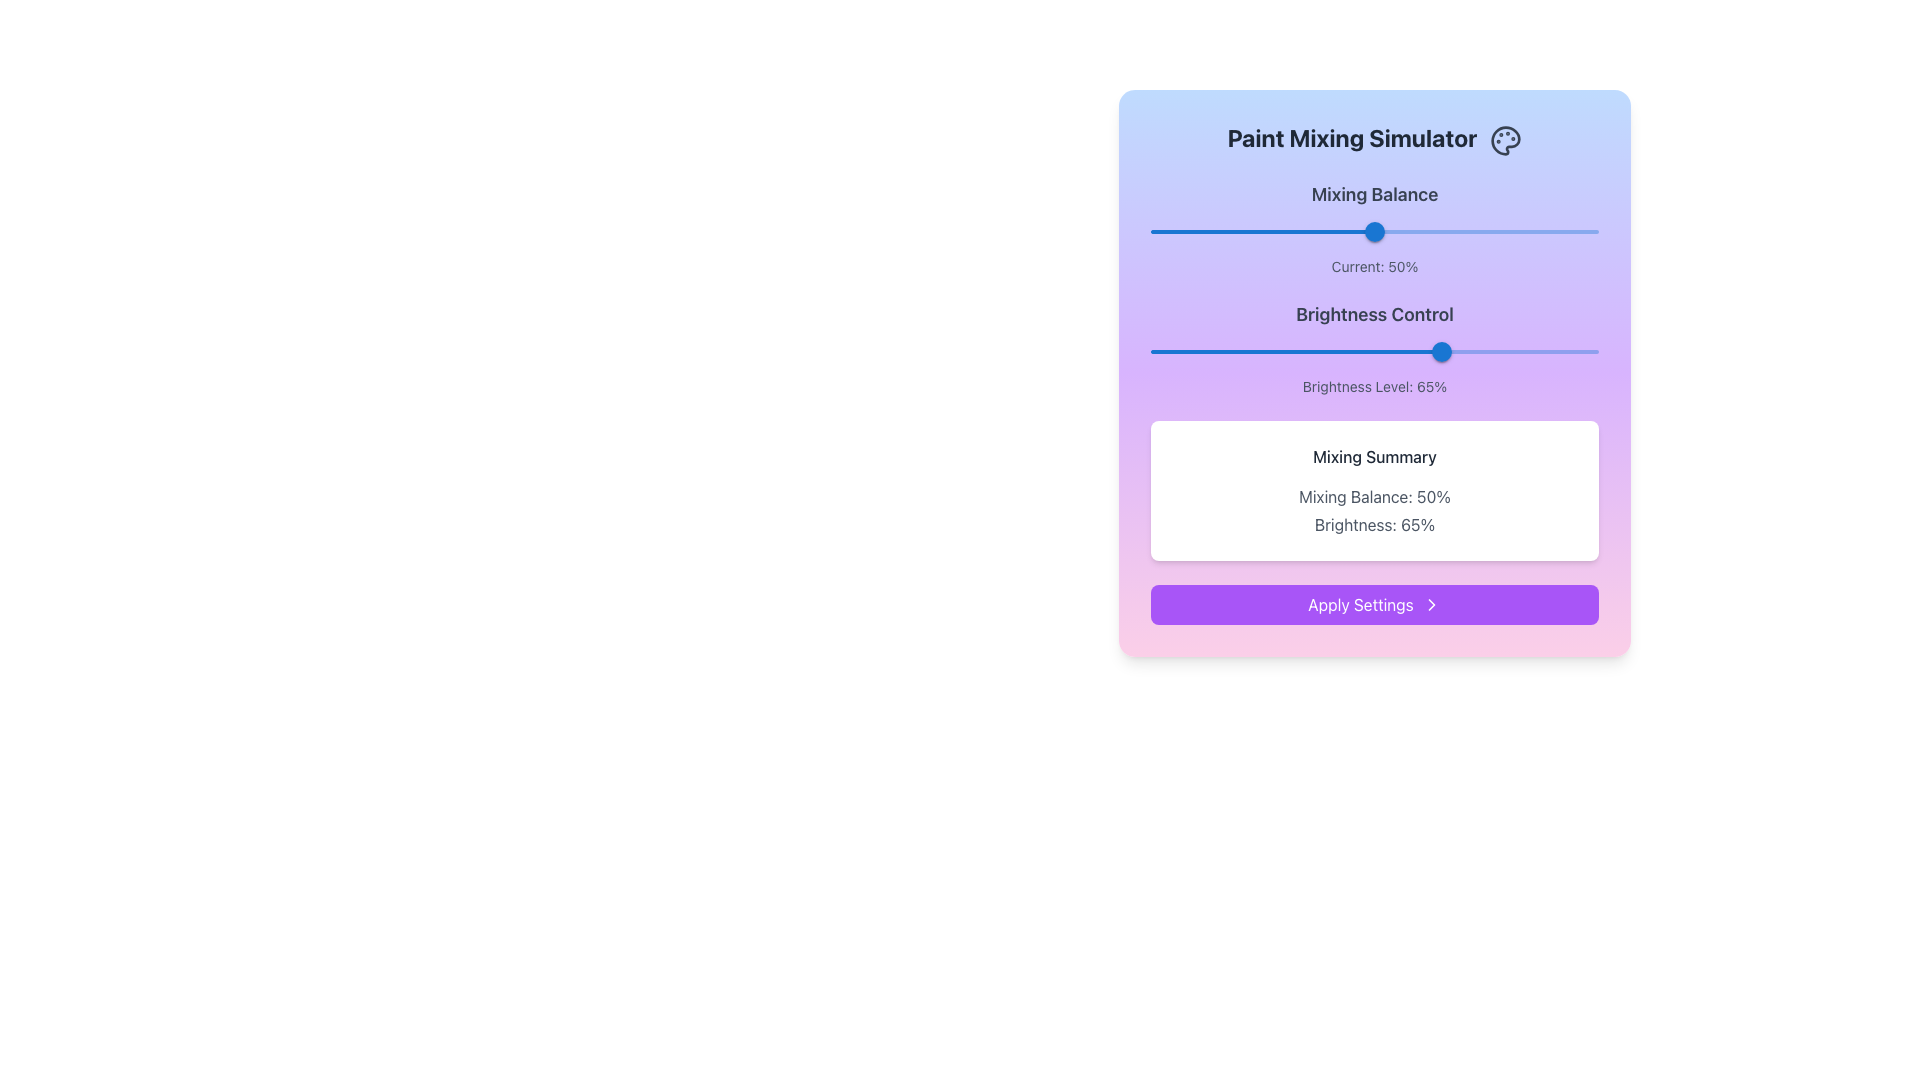  Describe the element at coordinates (1426, 230) in the screenshot. I see `Mixing Balance` at that location.